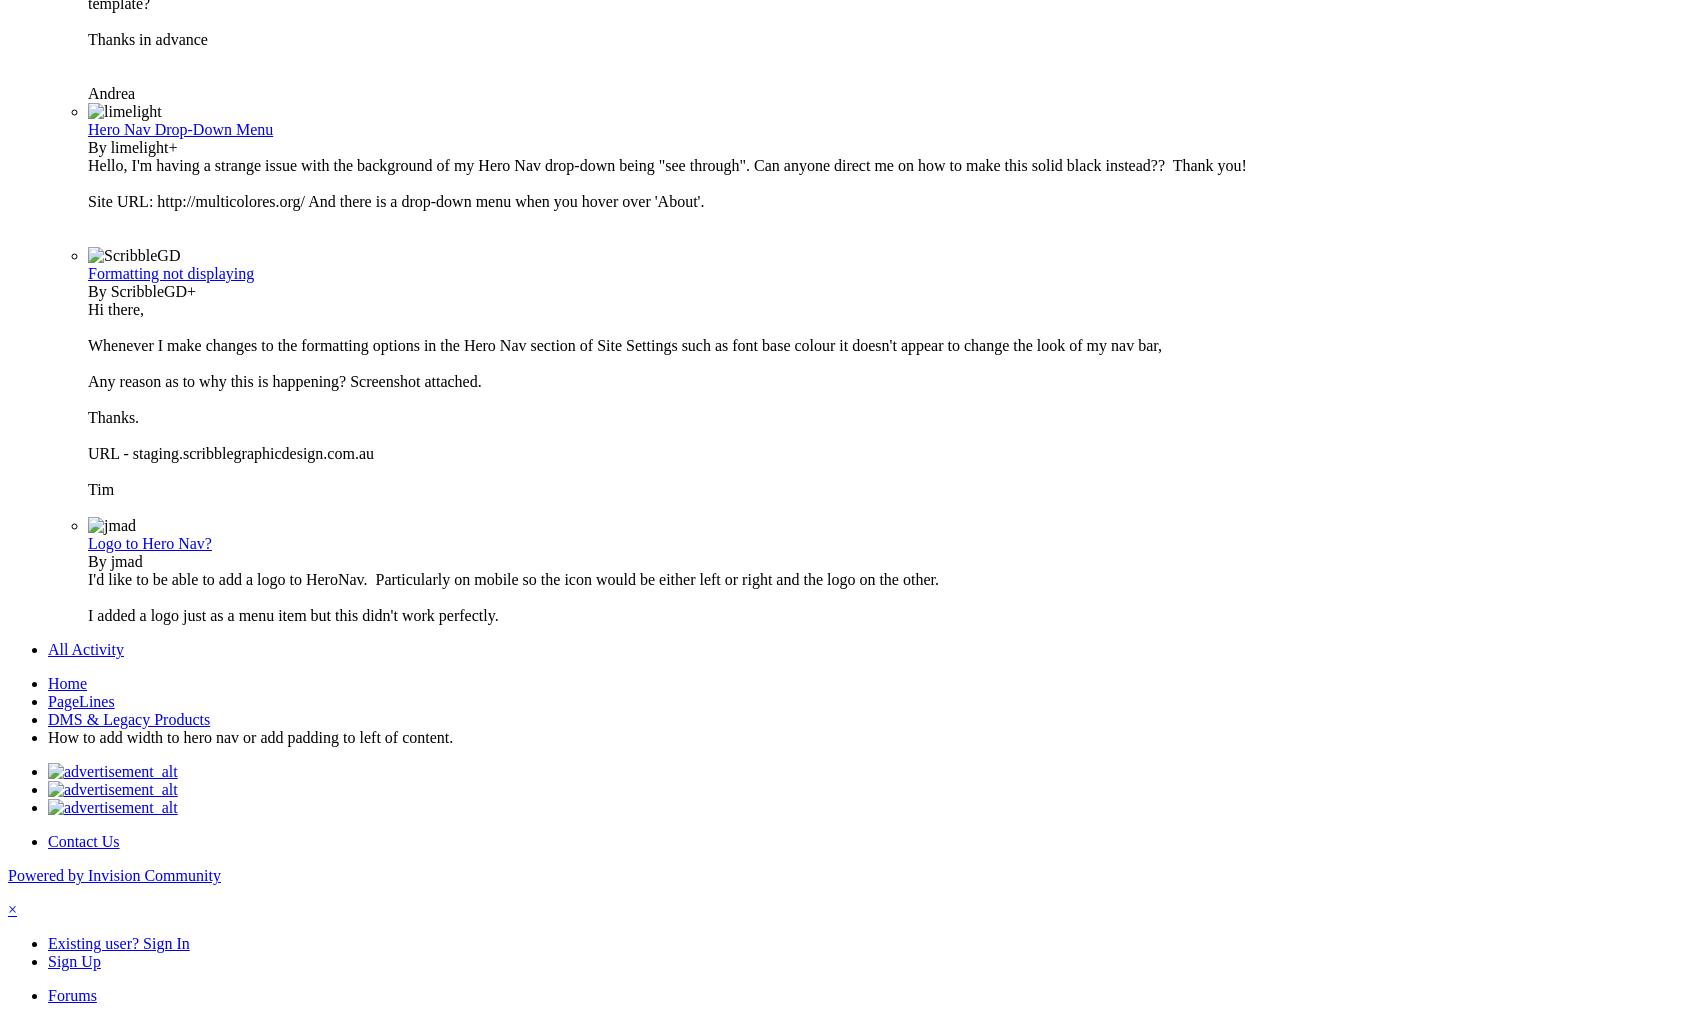 The width and height of the screenshot is (1692, 1020). I want to click on 'Whenever I make changes to the formatting options in the Hero Nav section of Site Settings such as font base colour it doesn't appear to change the look of my nav bar,', so click(623, 344).